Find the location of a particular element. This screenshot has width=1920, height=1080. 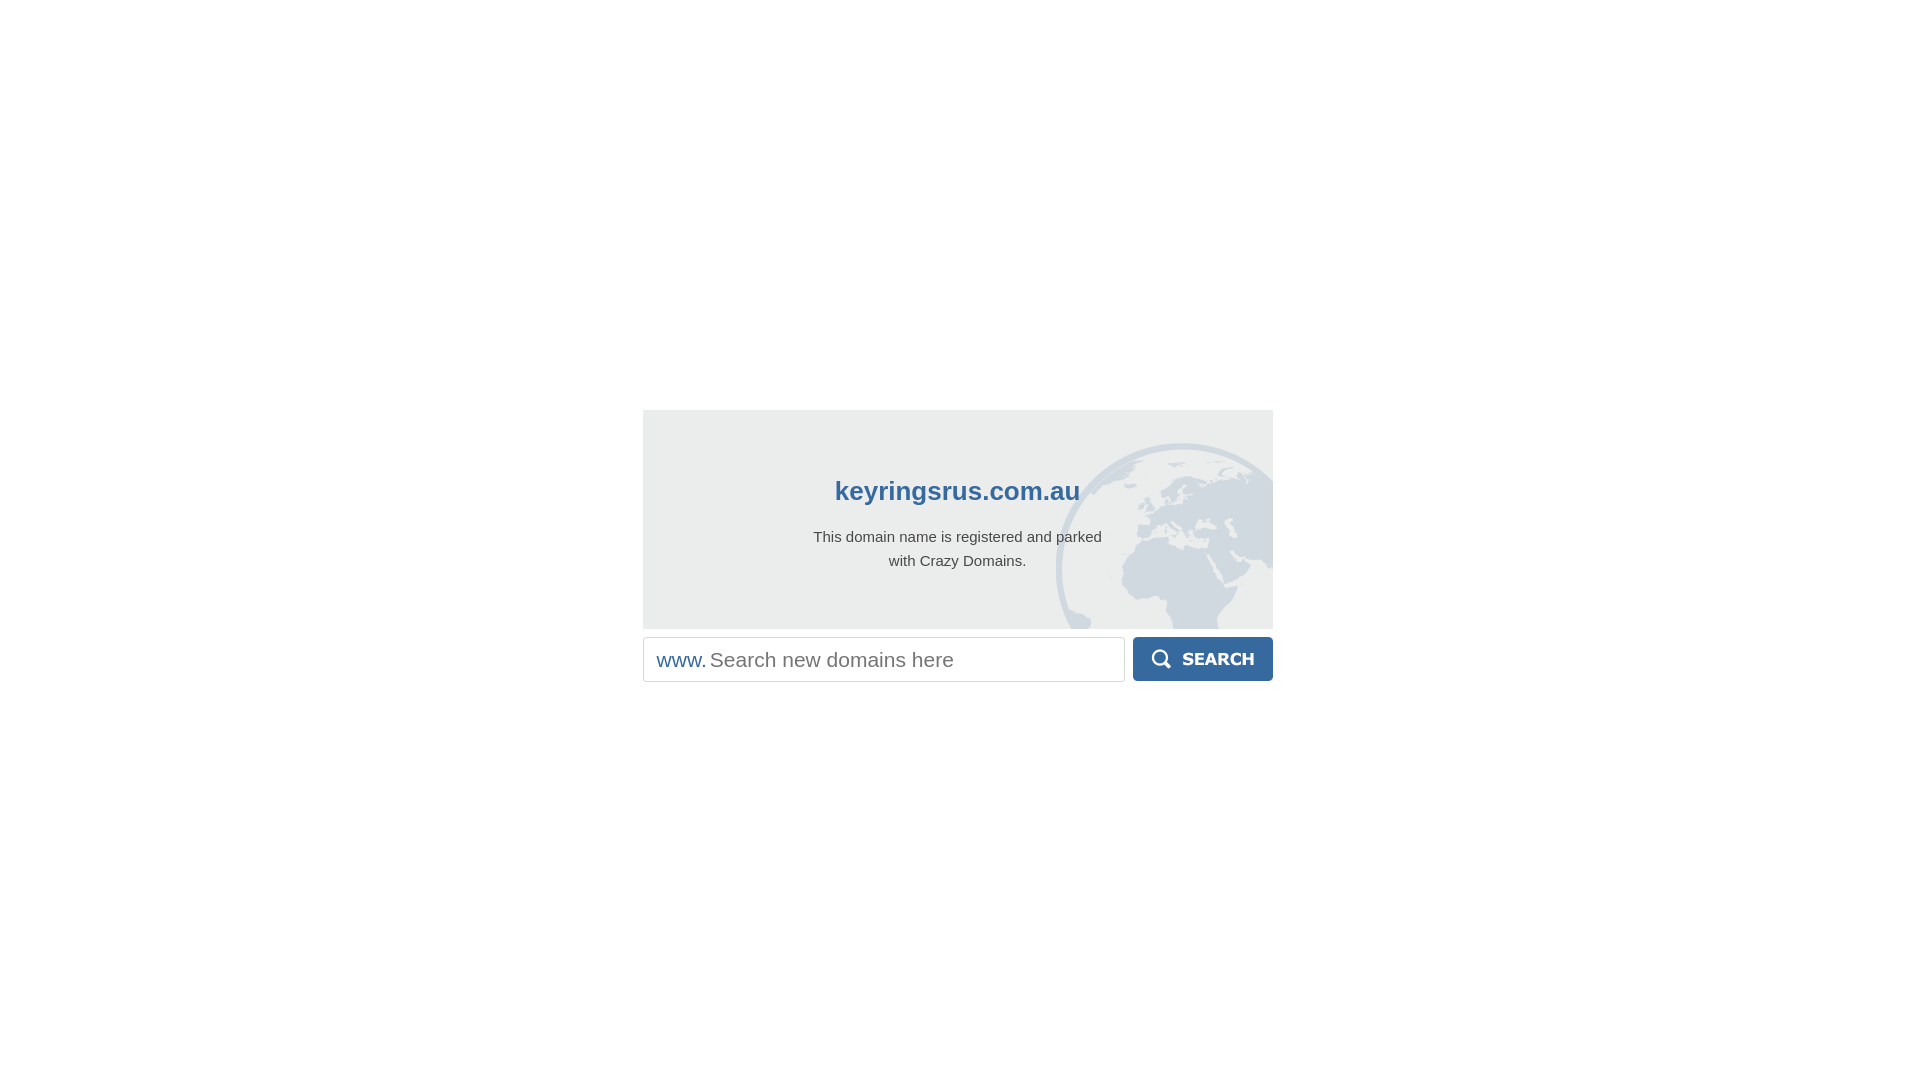

'Search' is located at coordinates (1132, 659).